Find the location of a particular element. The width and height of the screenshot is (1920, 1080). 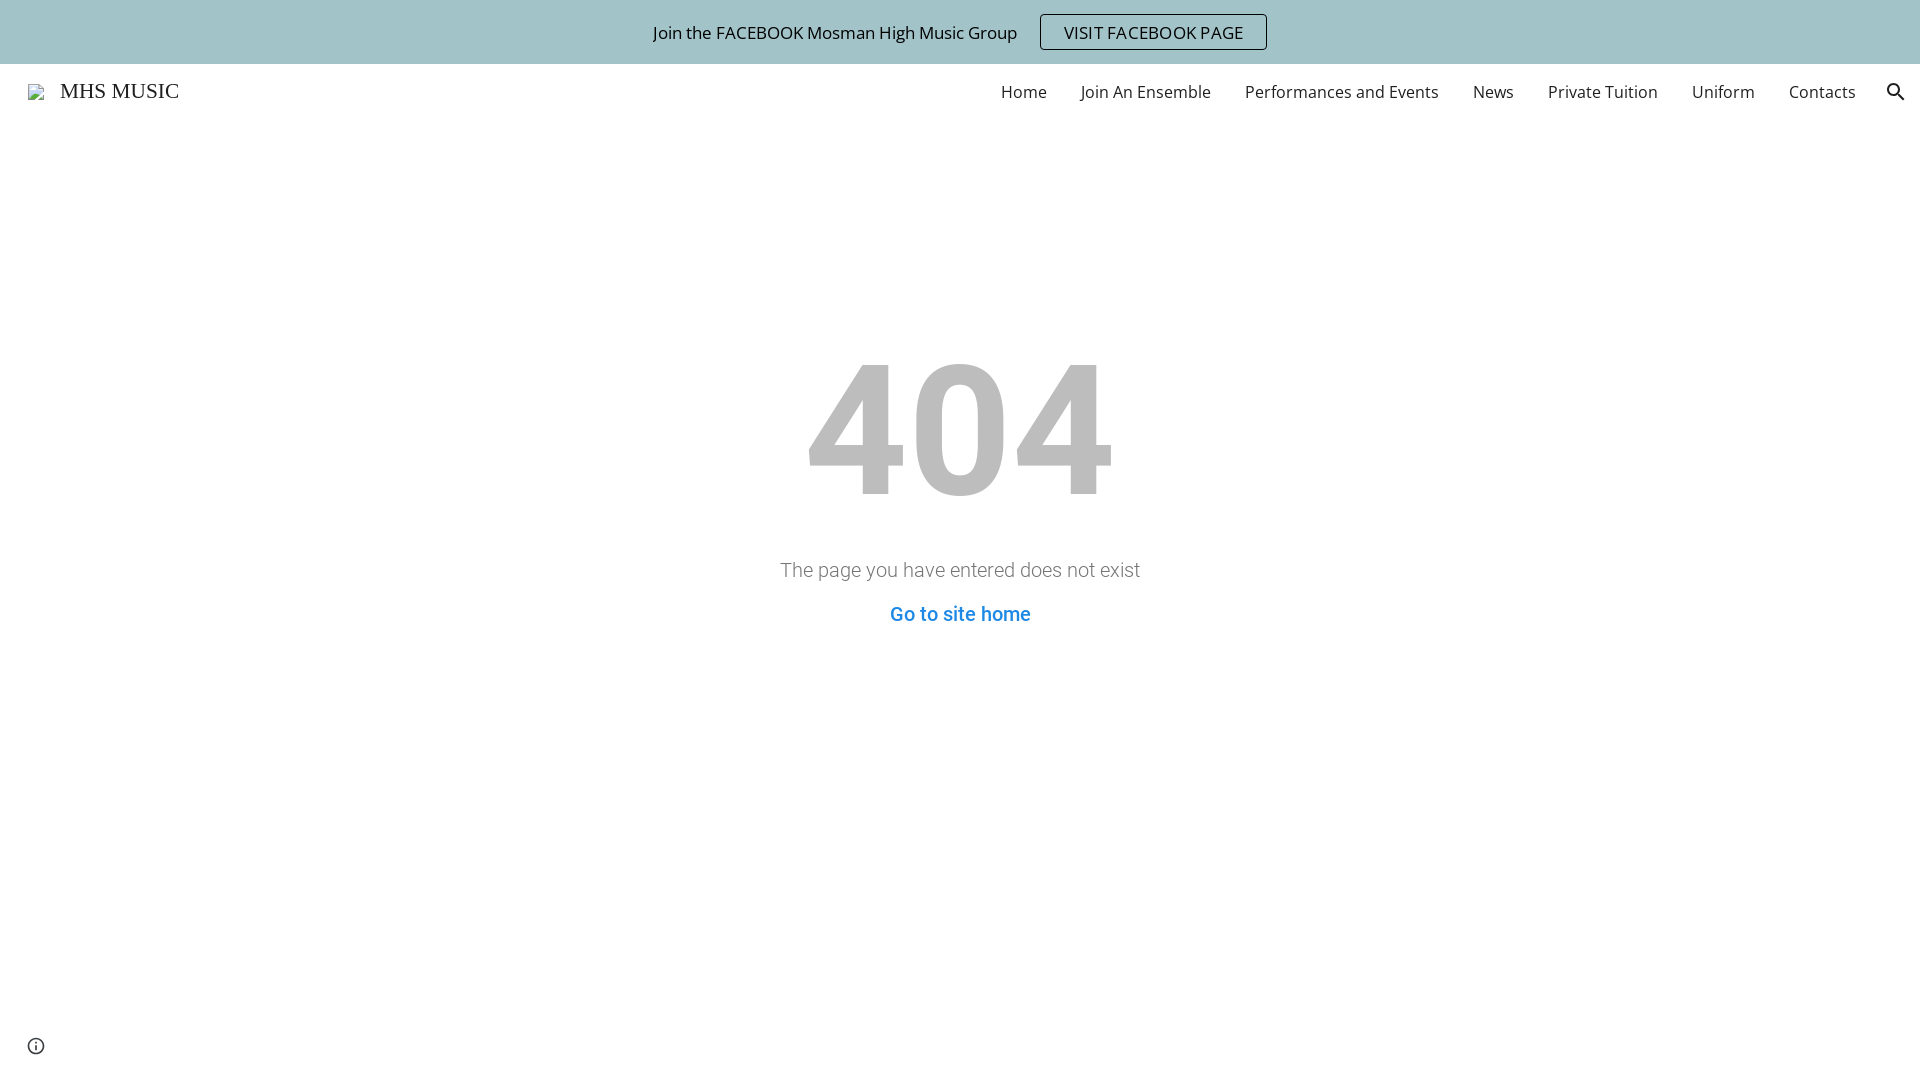

'Contacts' is located at coordinates (1822, 92).